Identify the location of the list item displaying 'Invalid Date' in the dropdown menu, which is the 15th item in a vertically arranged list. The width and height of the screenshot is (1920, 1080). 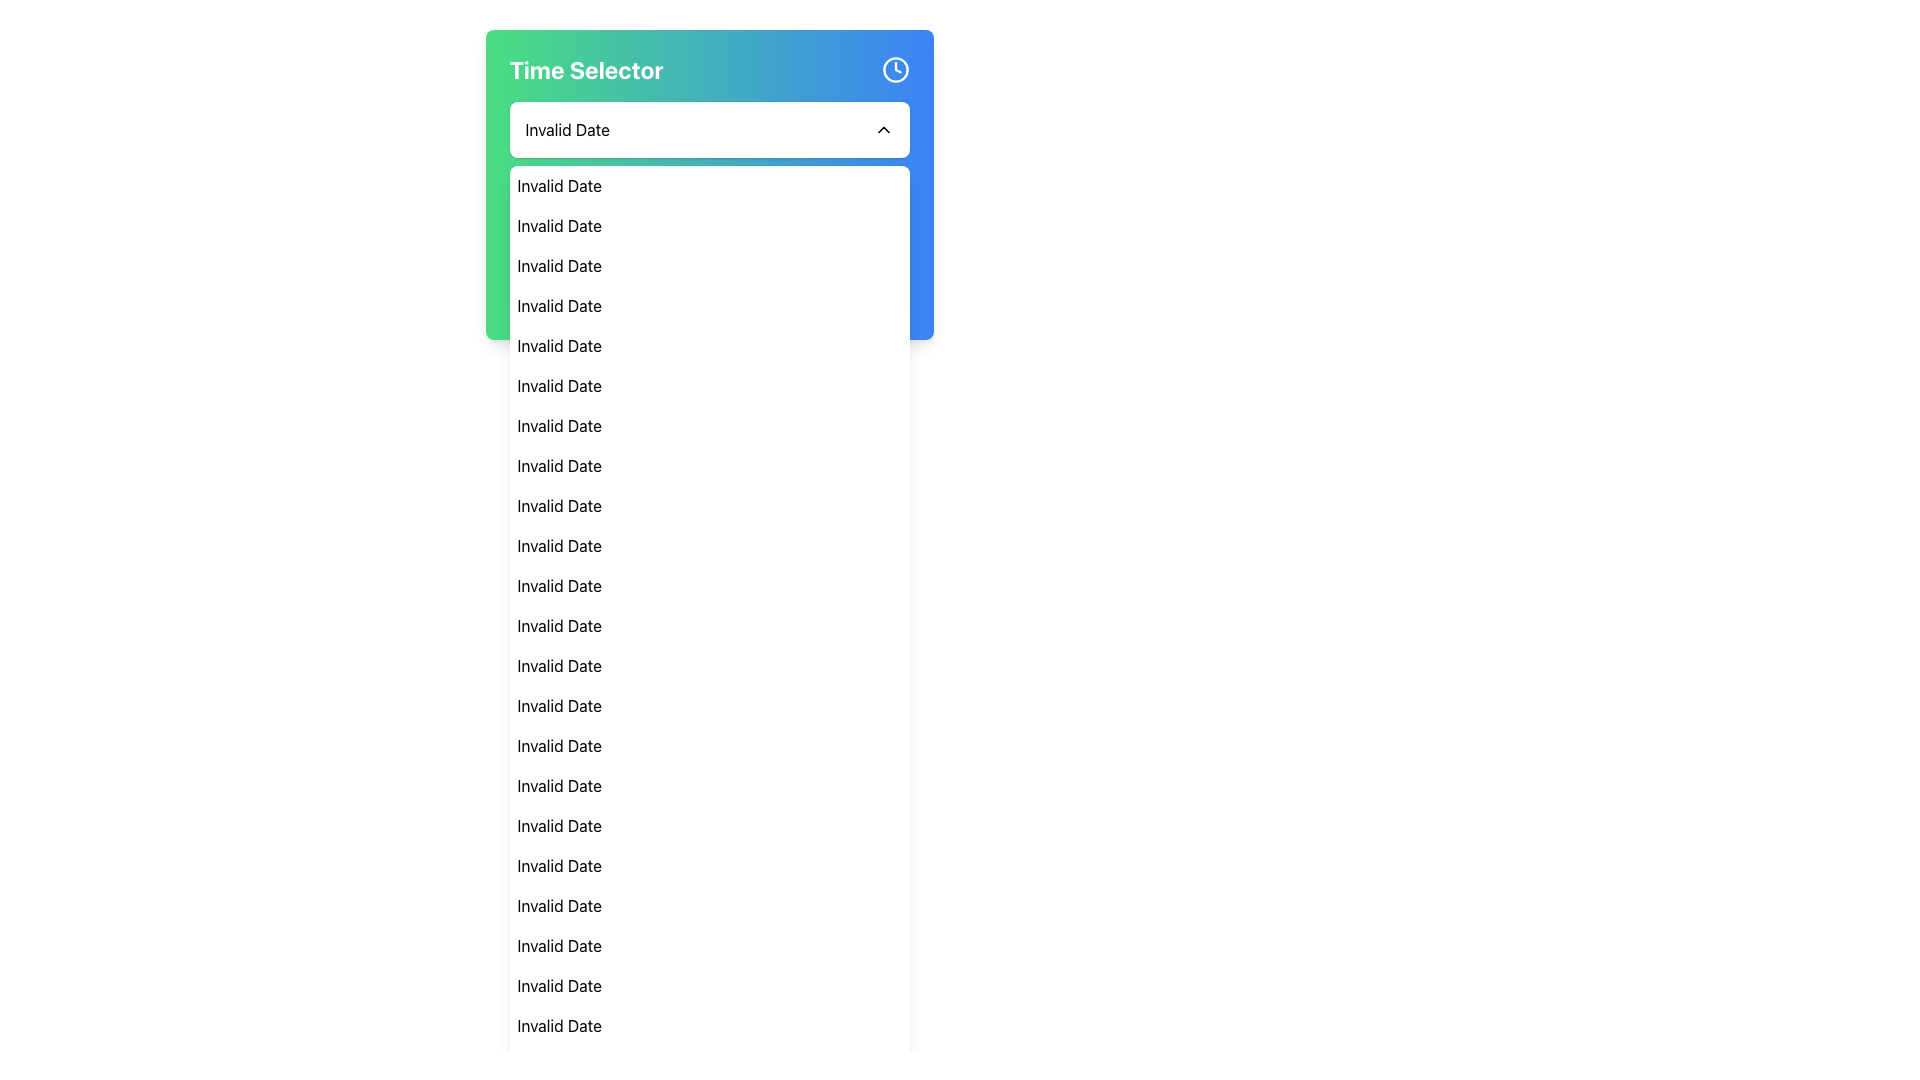
(709, 745).